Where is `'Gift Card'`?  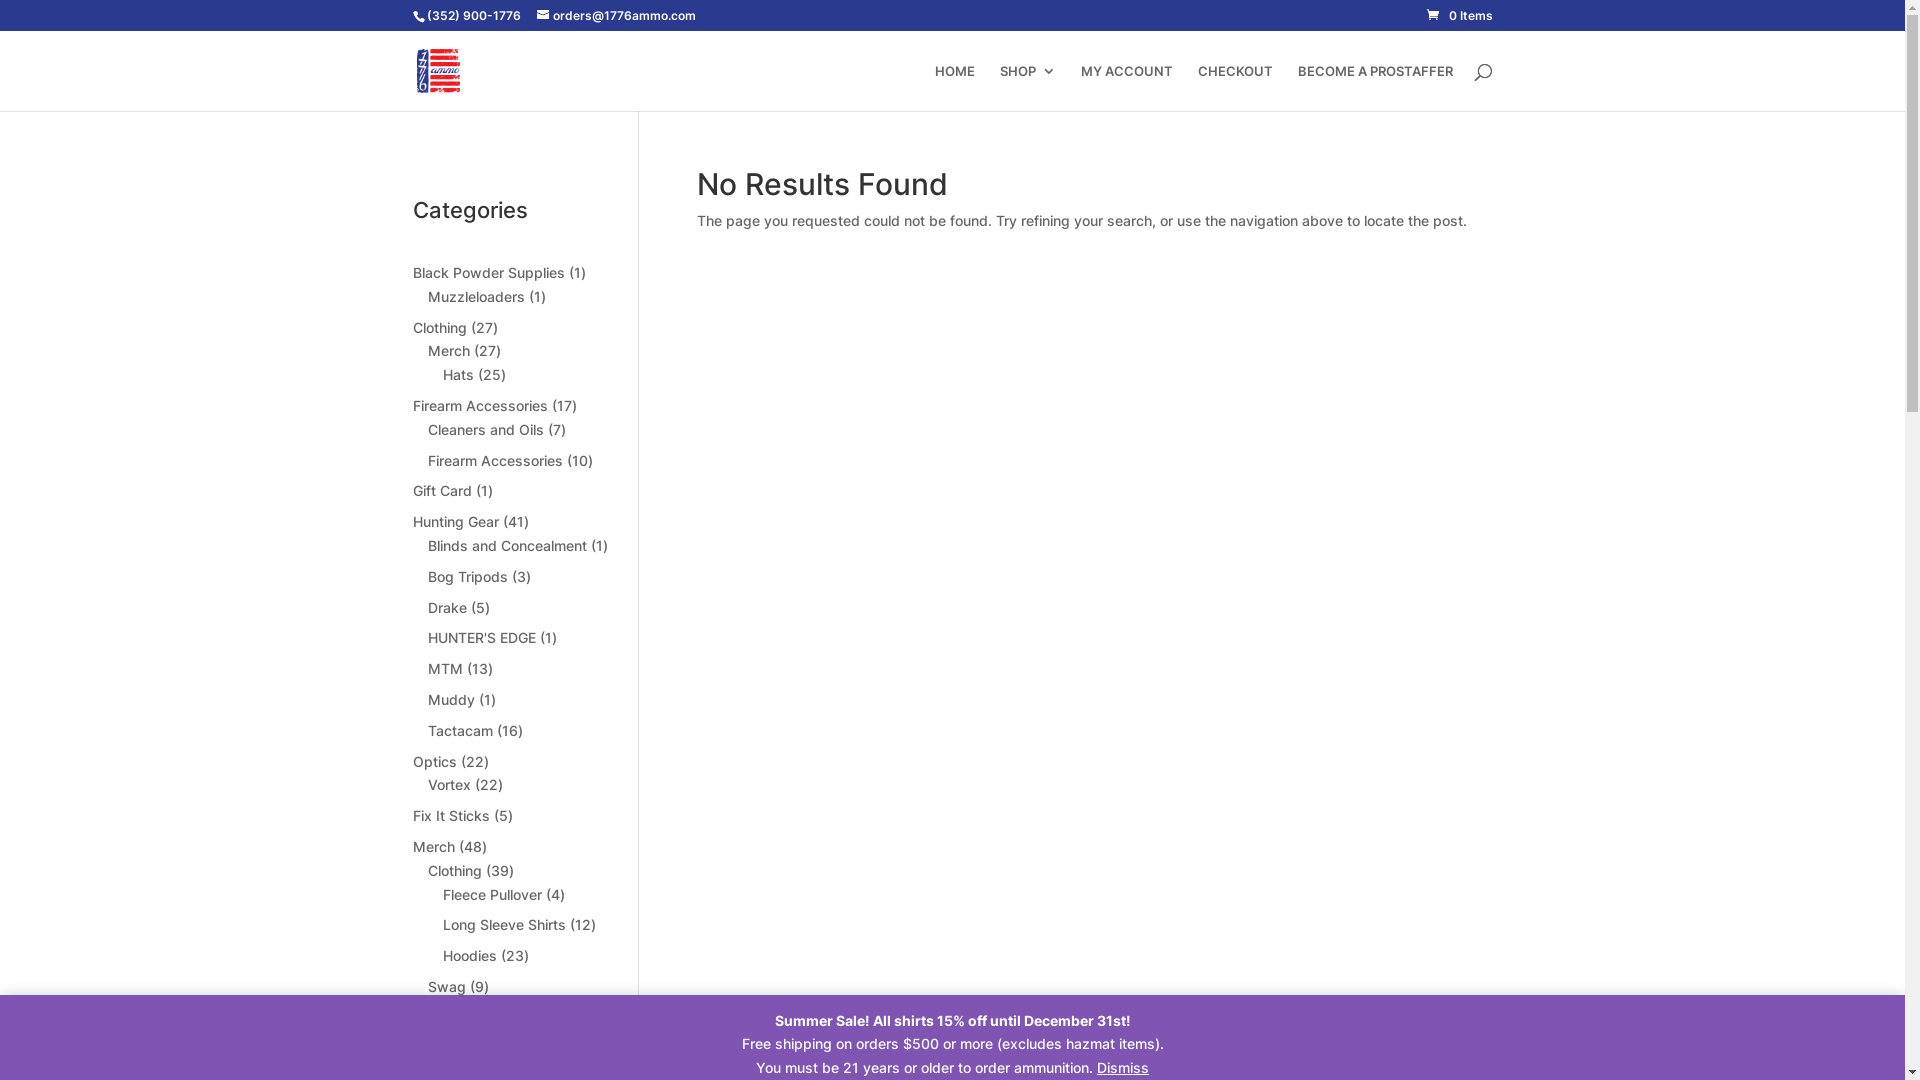
'Gift Card' is located at coordinates (440, 490).